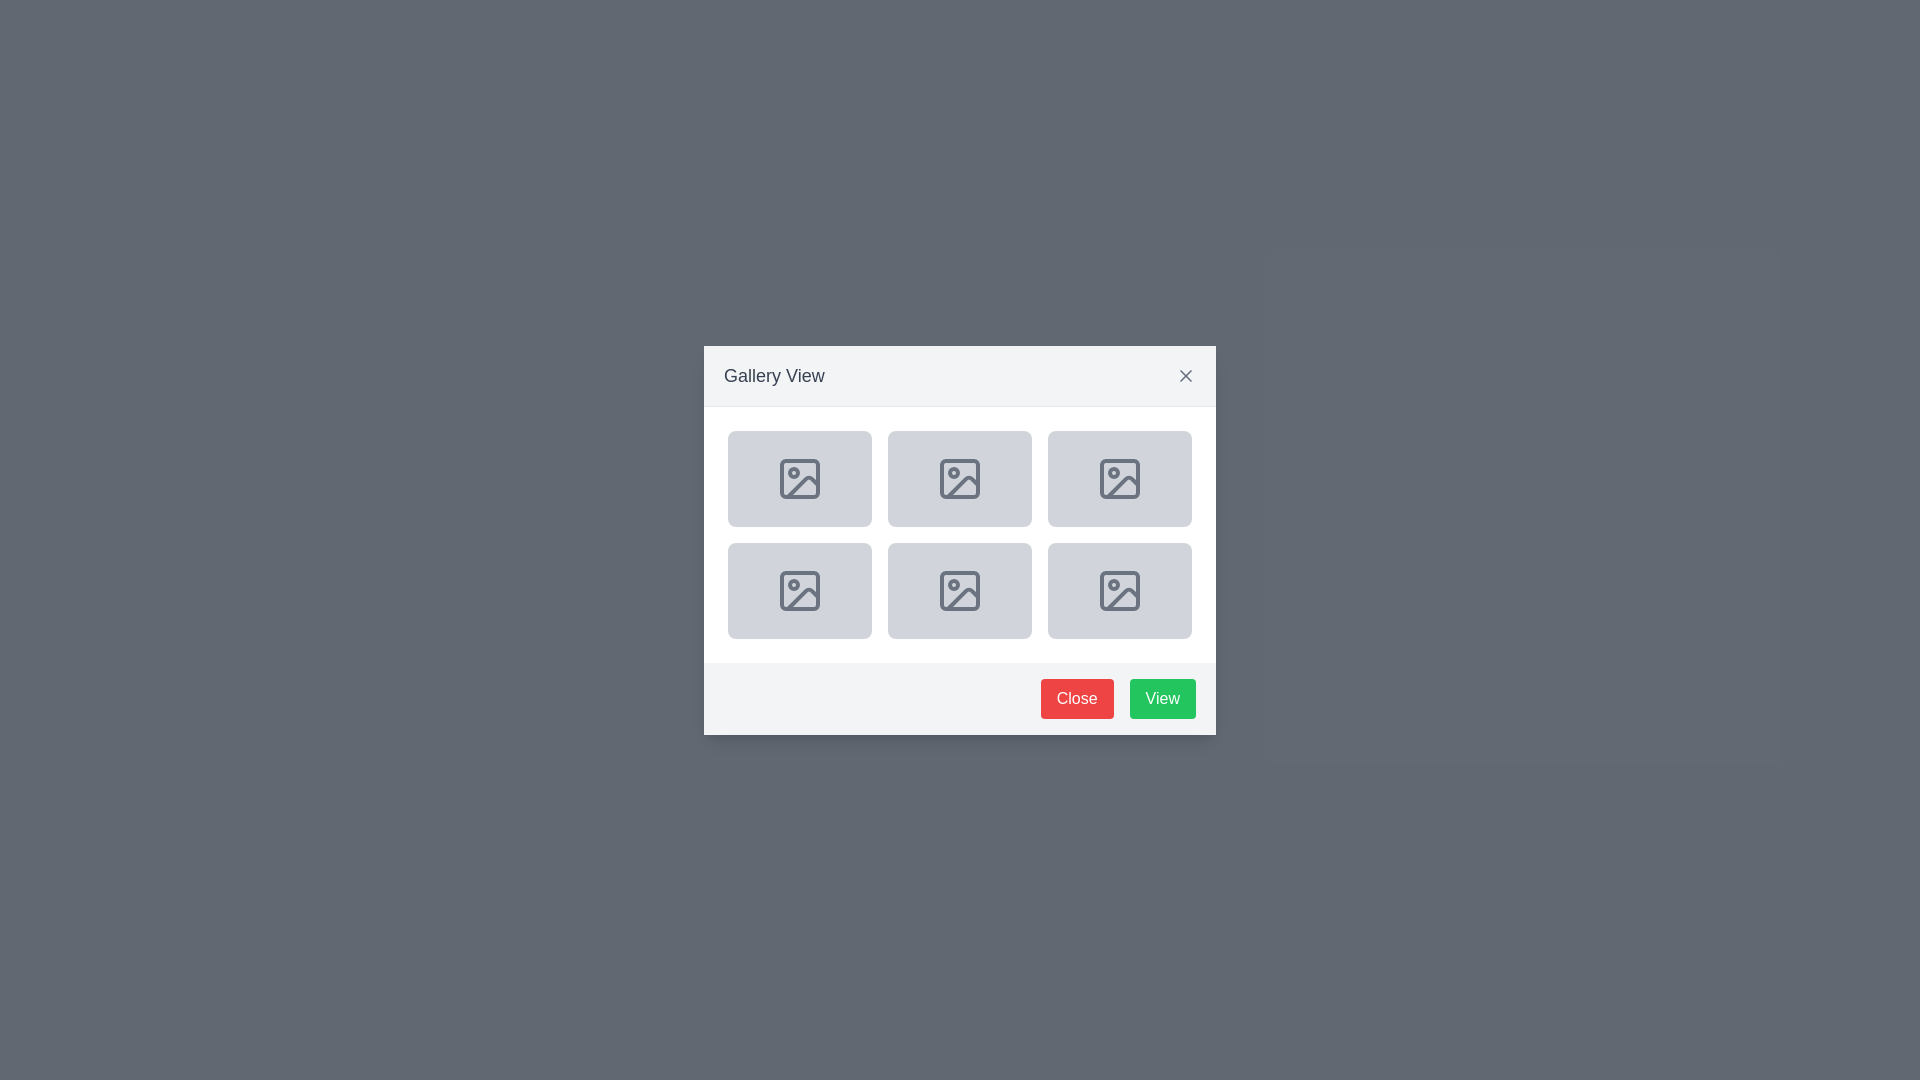 This screenshot has width=1920, height=1080. I want to click on the Icon placeholder located in the second column and third row of the gallery grid within the 'Gallery View' modal, so click(960, 589).